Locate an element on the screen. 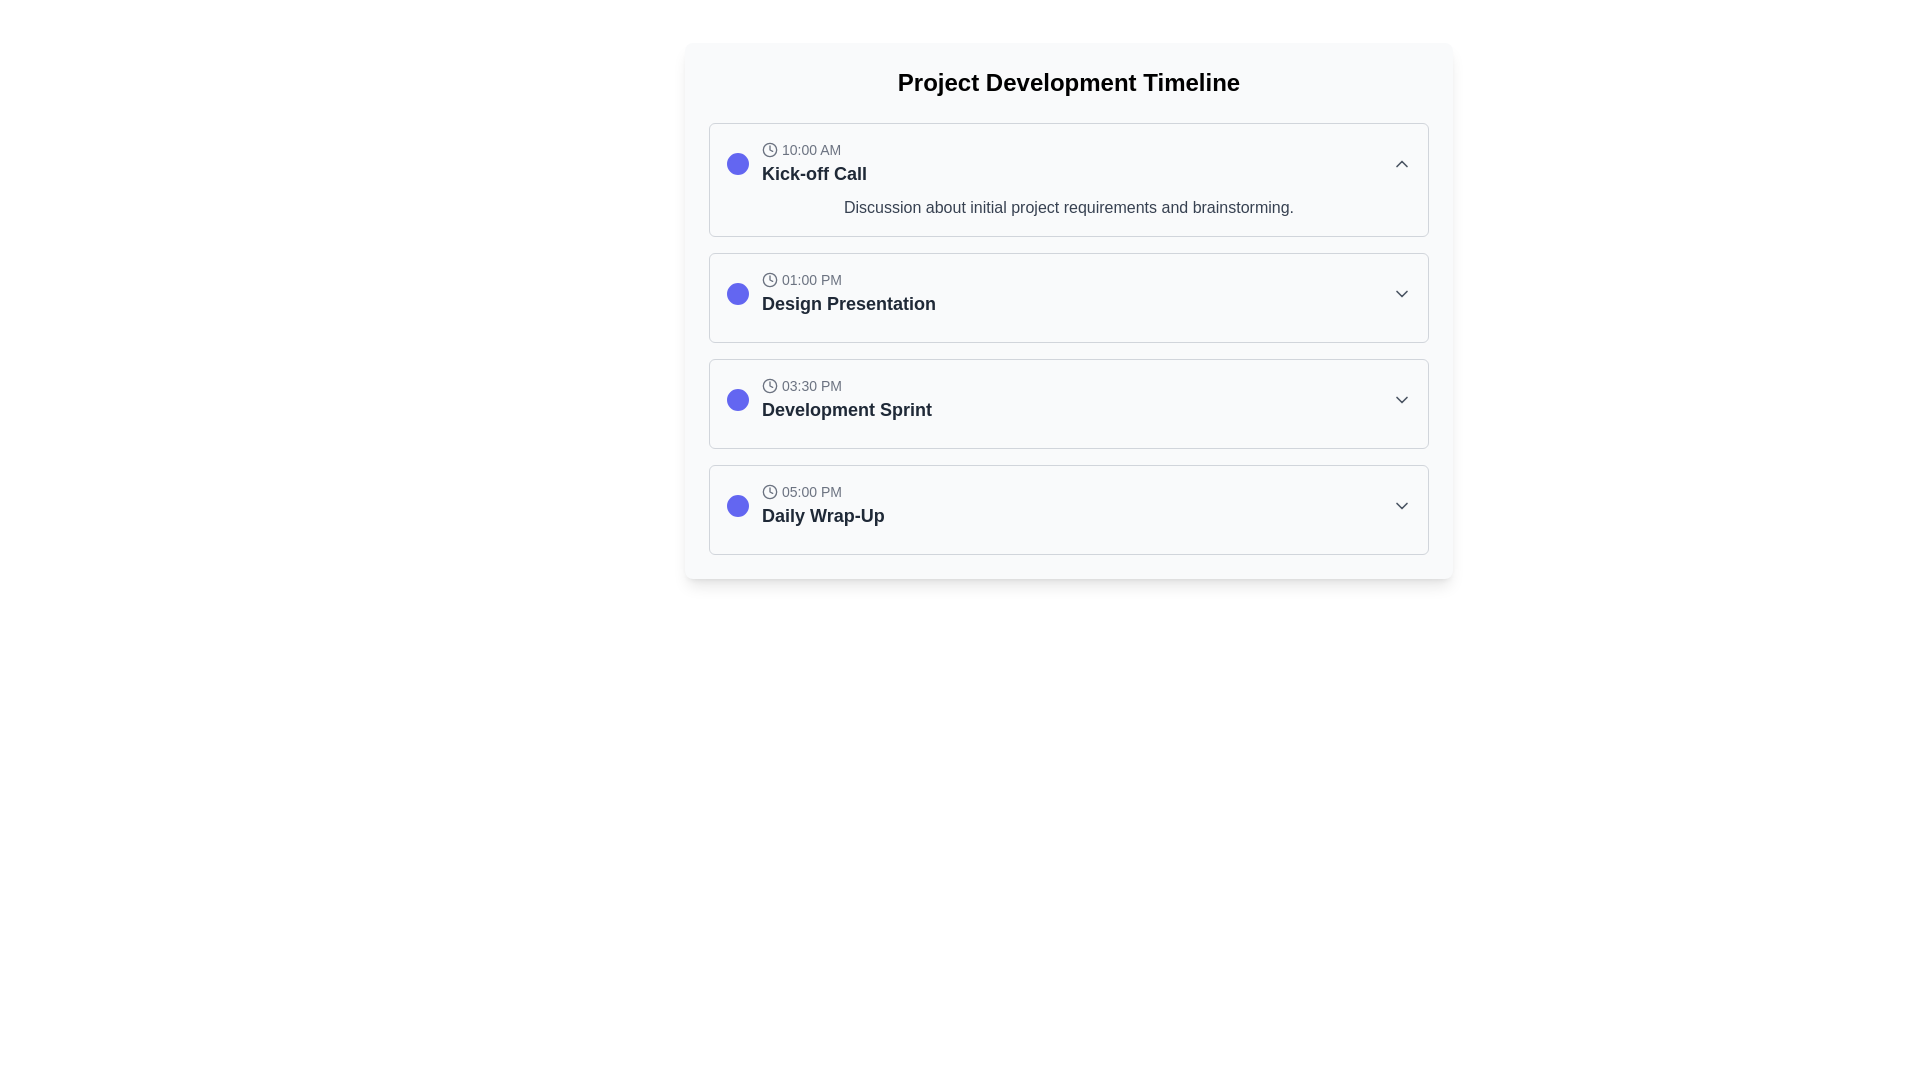  the event status indicator icon located in the timeline interface, specifically in the third event labeled '03:30 PM Development Sprint', positioned to the left of the event title and description is located at coordinates (737, 400).